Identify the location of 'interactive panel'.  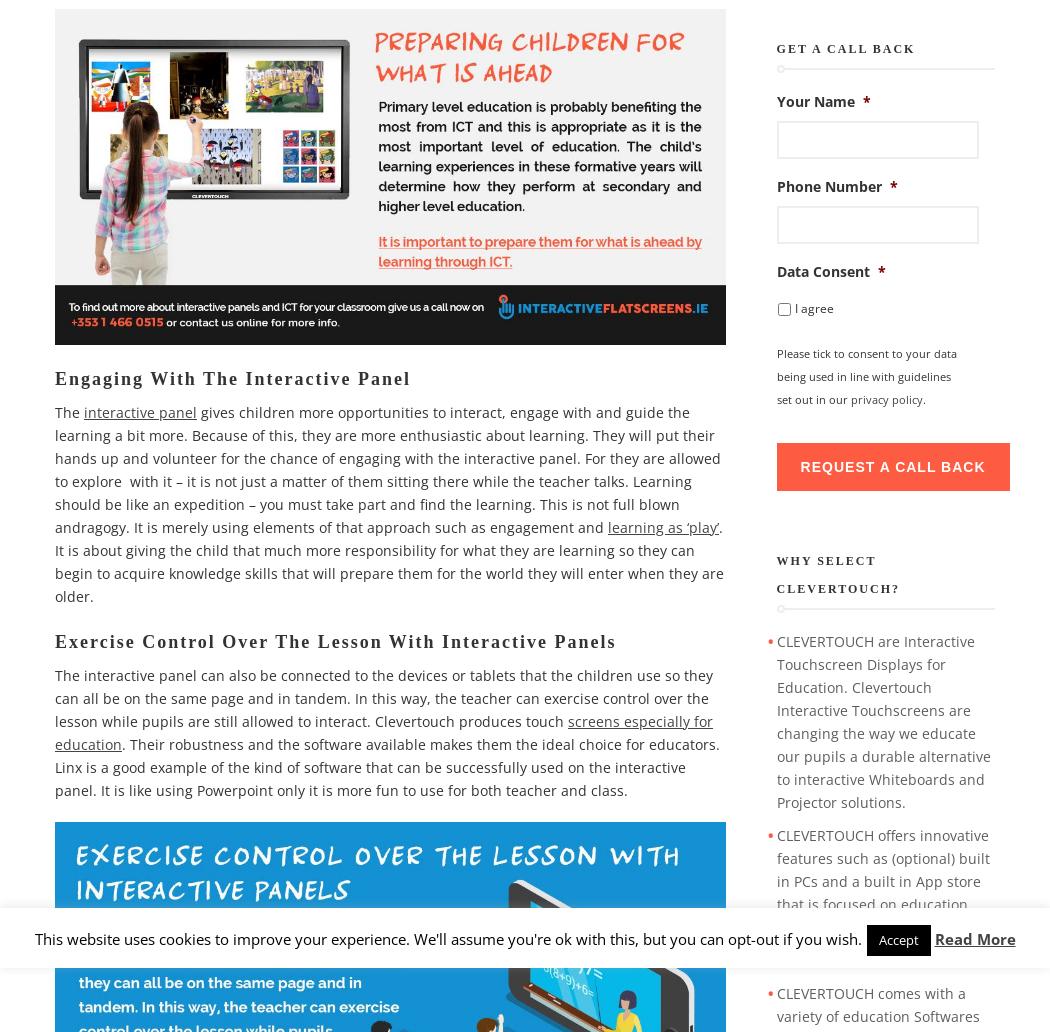
(139, 410).